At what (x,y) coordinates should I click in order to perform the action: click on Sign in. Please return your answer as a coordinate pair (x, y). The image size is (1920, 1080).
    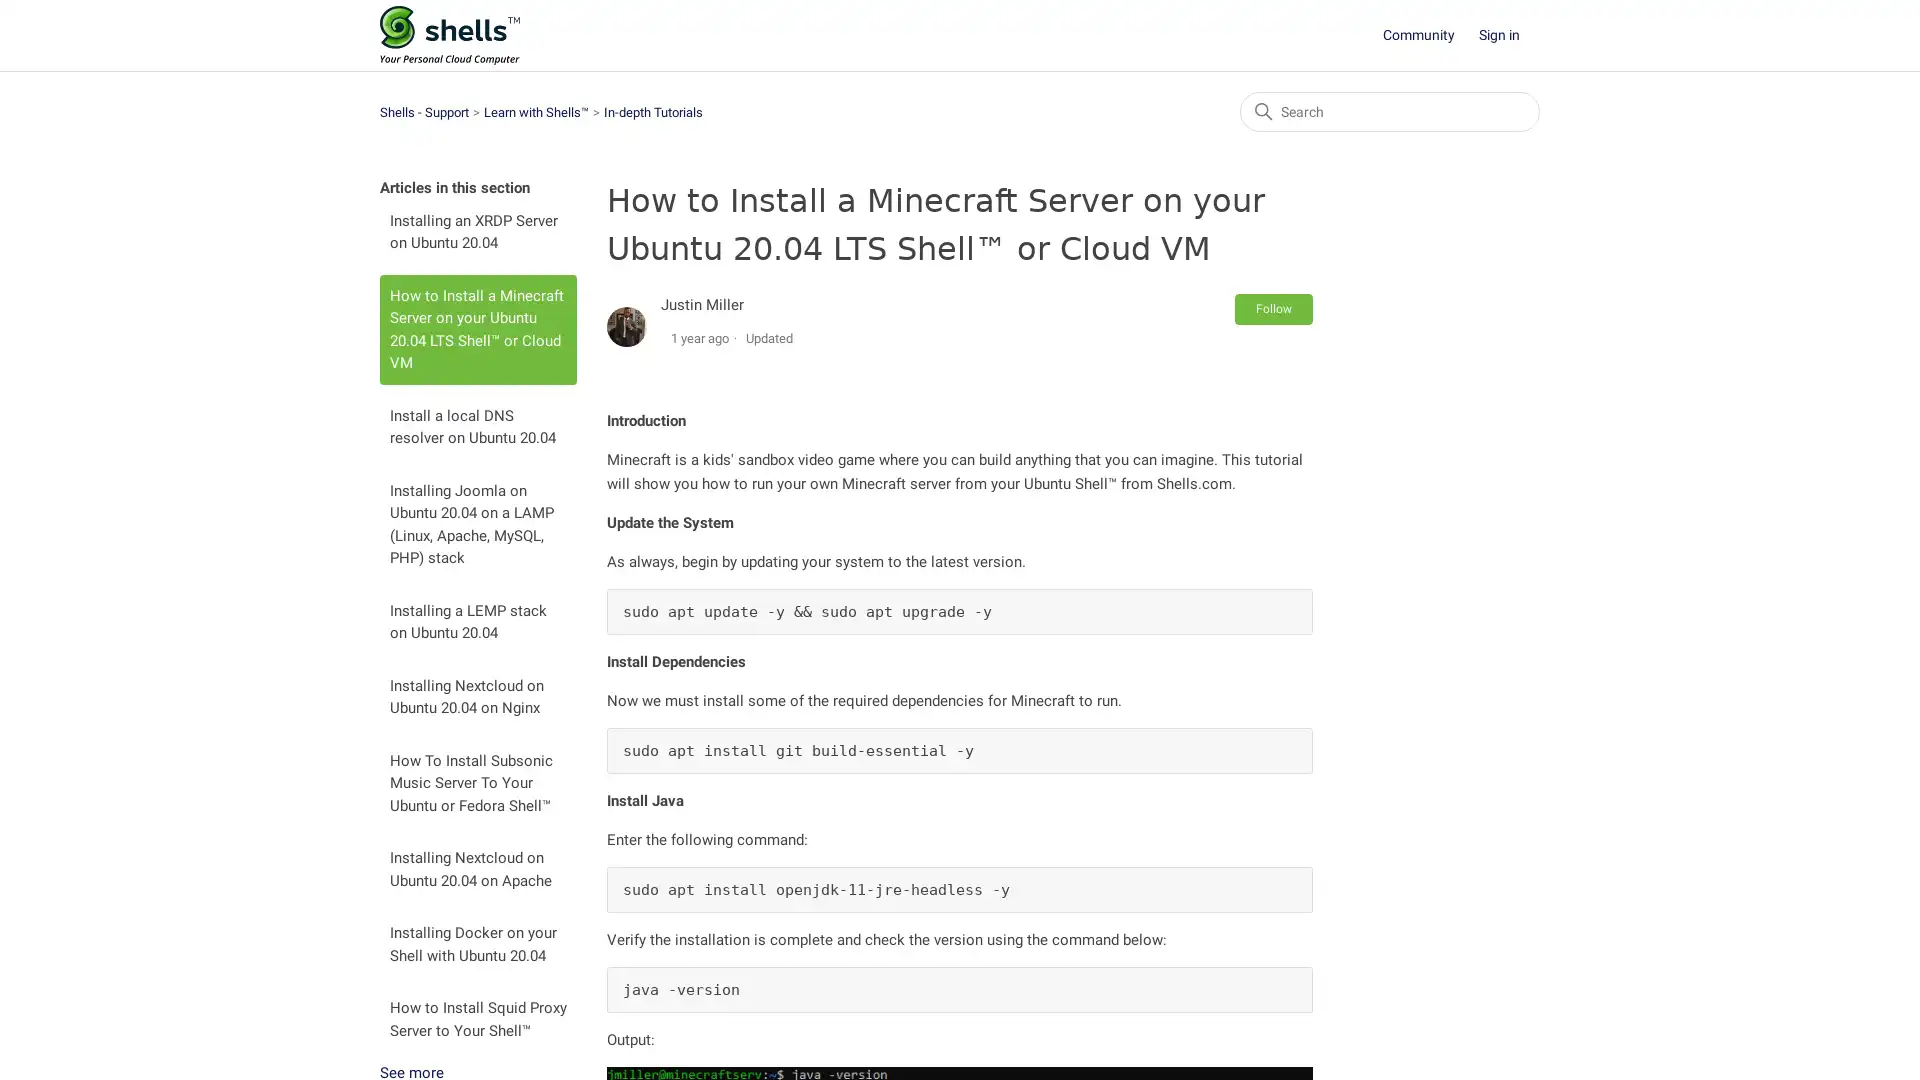
    Looking at the image, I should click on (1509, 35).